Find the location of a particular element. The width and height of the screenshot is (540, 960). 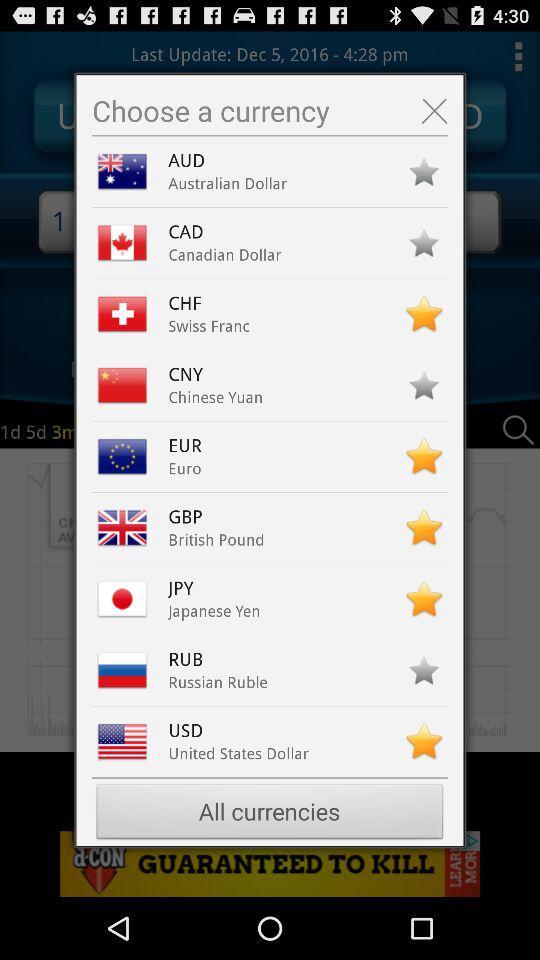

icon below the aud app is located at coordinates (226, 183).